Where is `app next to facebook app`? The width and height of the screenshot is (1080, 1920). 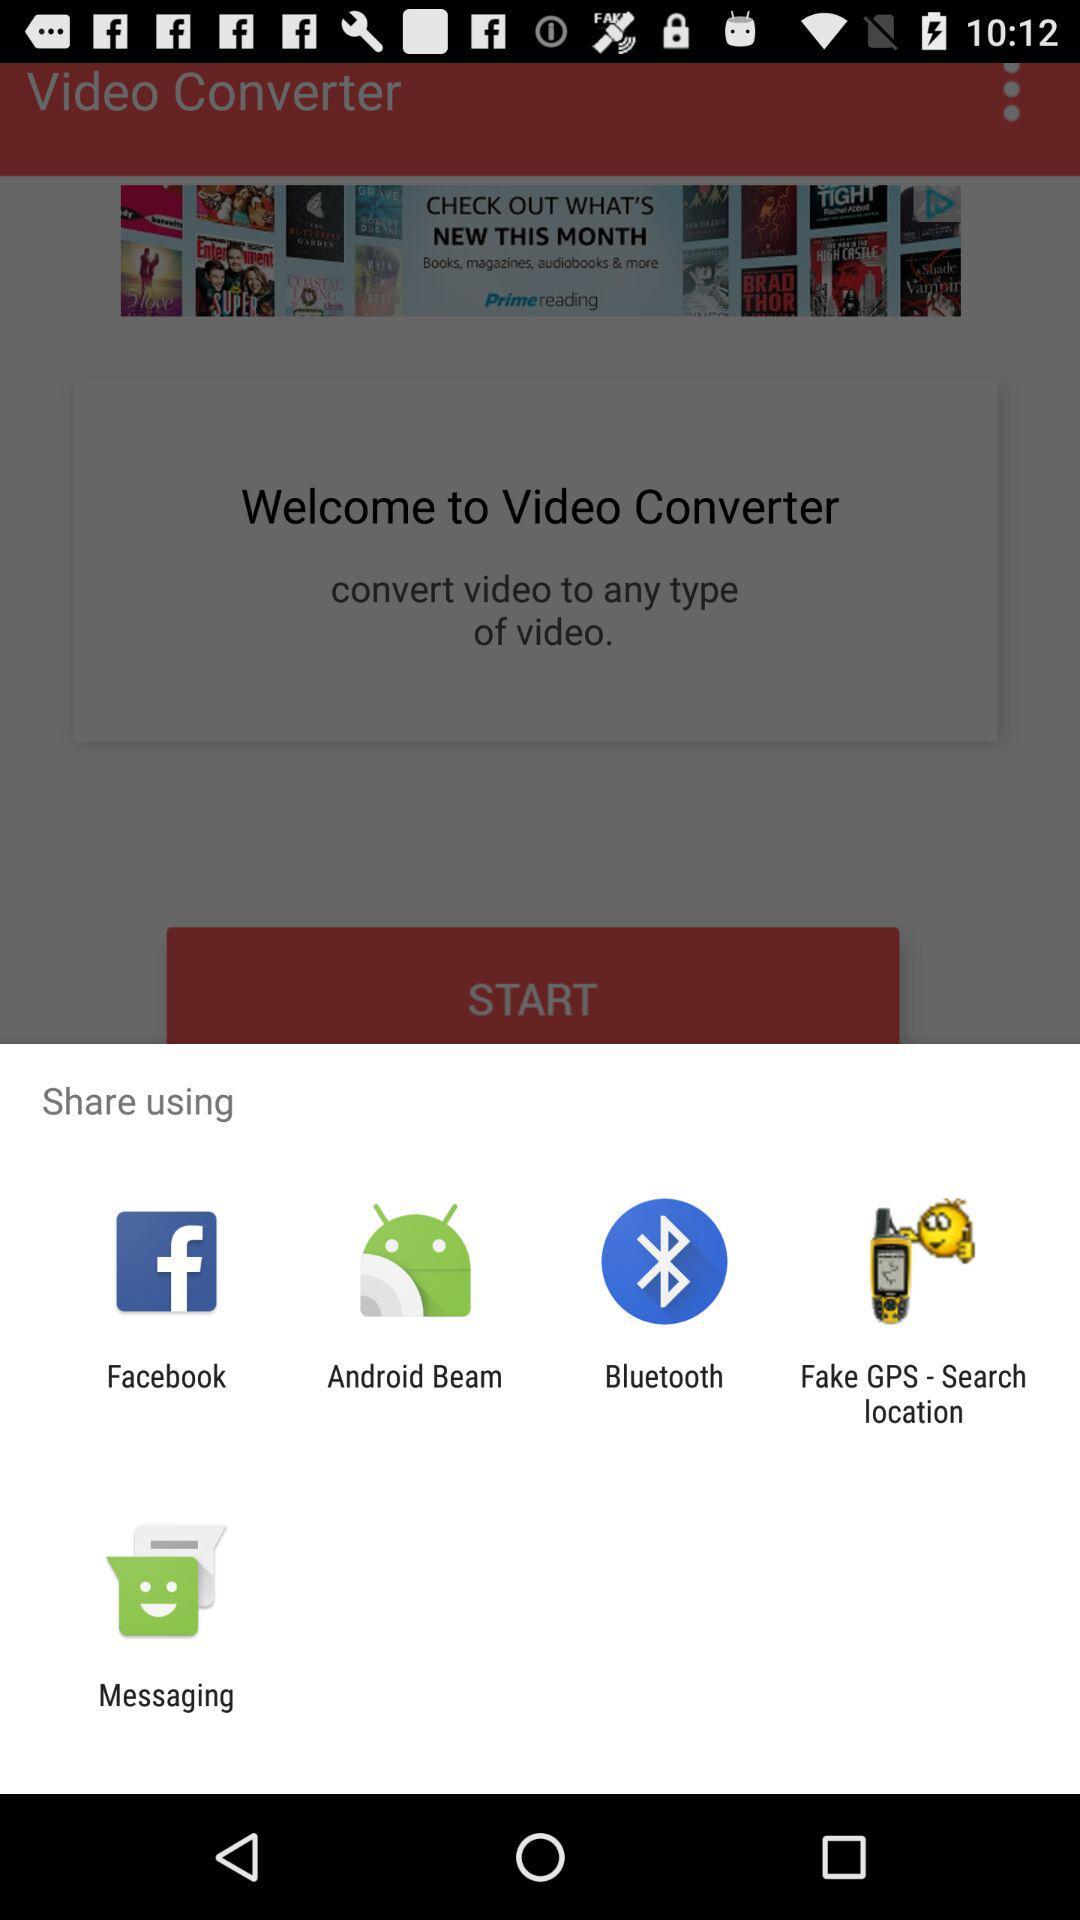
app next to facebook app is located at coordinates (414, 1392).